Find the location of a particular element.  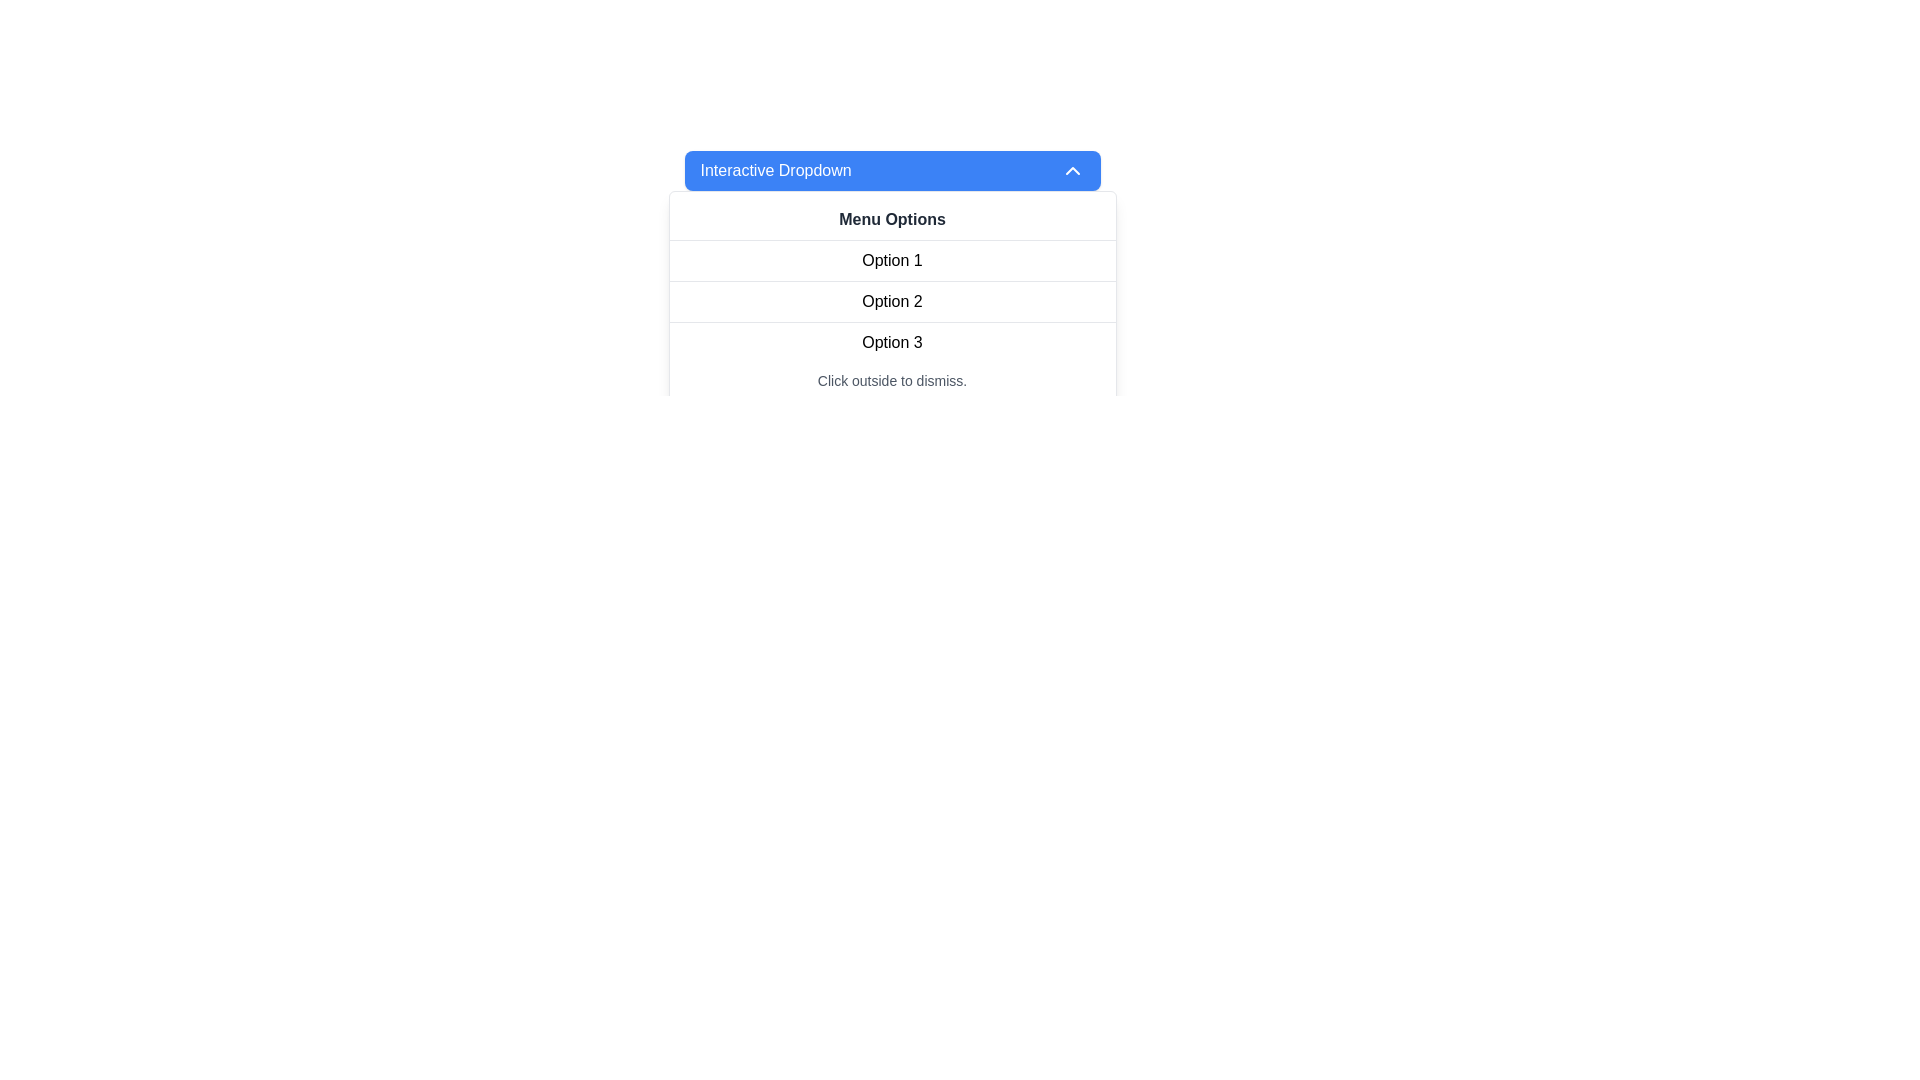

the static text header displaying 'Menu Options' in bold gray font, located at the top of the dropdown menu is located at coordinates (891, 220).